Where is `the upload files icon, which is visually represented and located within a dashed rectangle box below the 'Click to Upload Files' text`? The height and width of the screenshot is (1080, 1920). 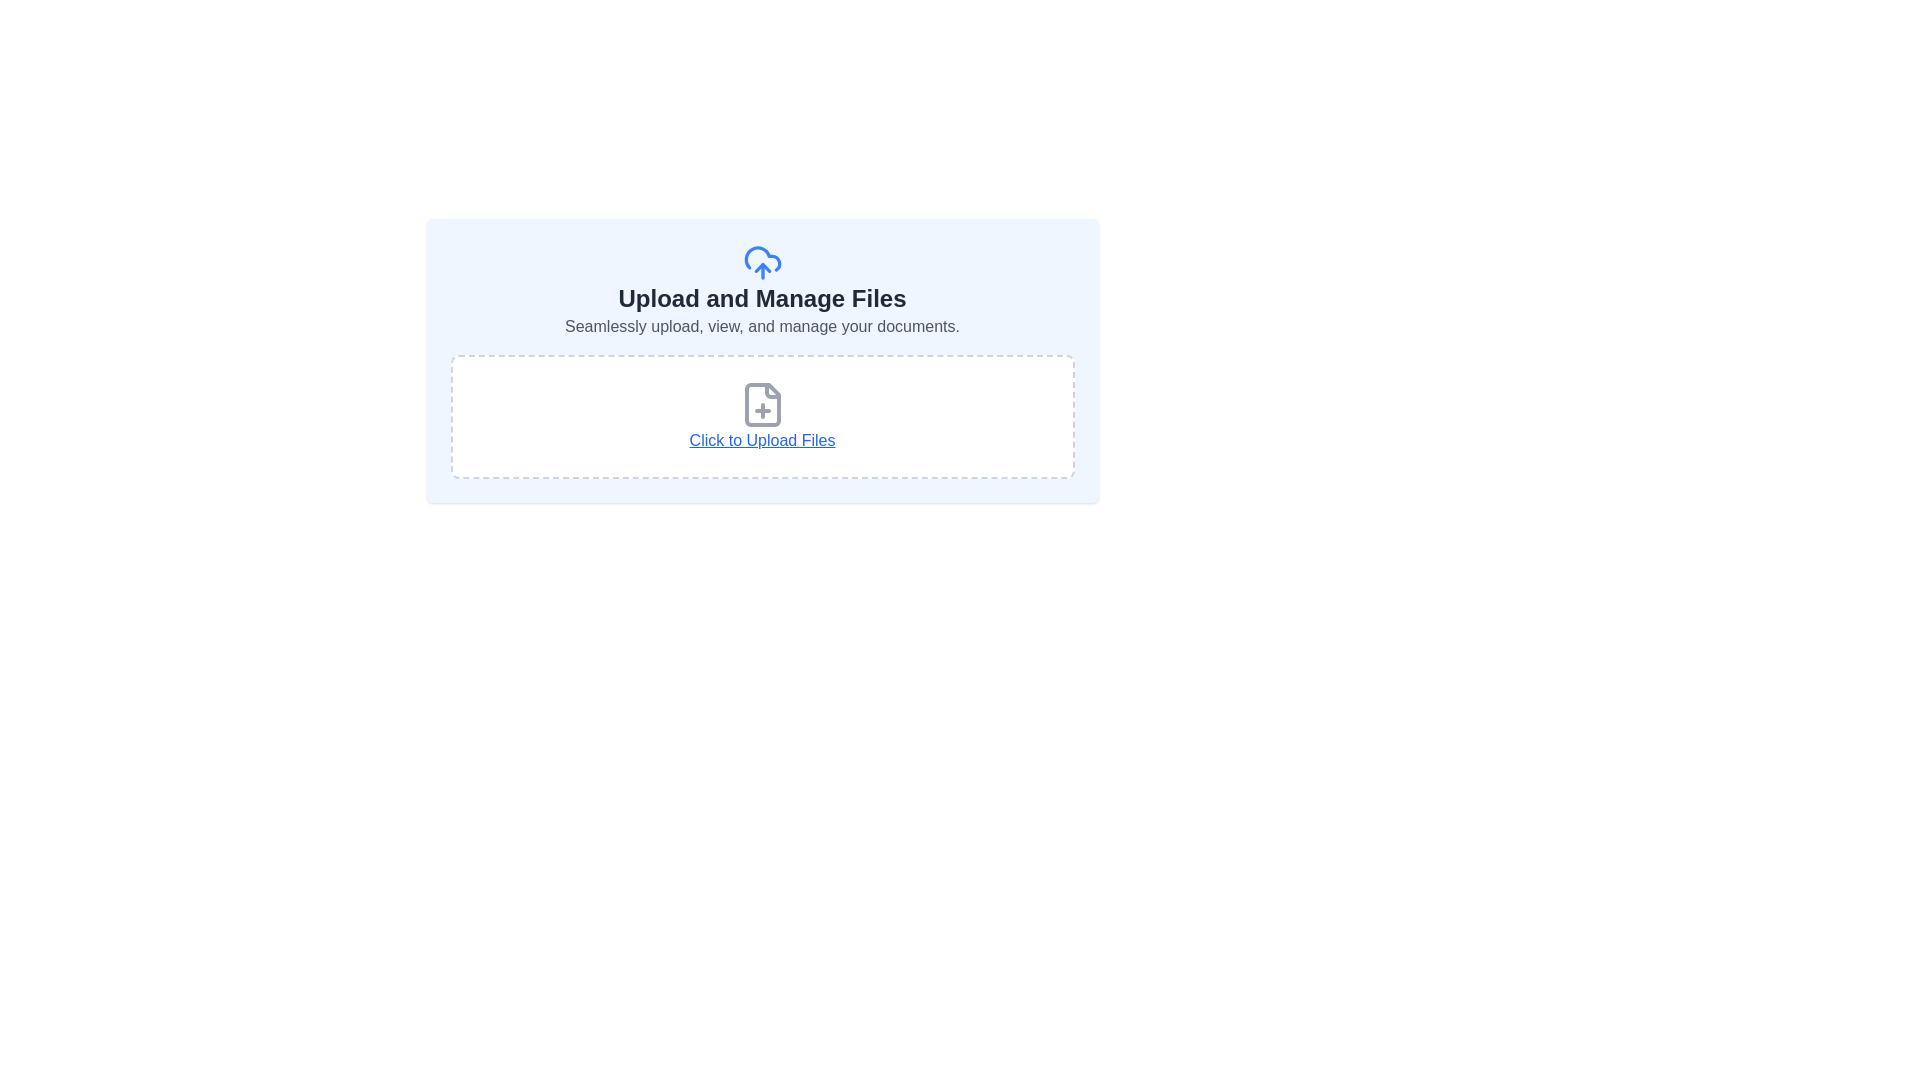 the upload files icon, which is visually represented and located within a dashed rectangle box below the 'Click to Upload Files' text is located at coordinates (761, 405).